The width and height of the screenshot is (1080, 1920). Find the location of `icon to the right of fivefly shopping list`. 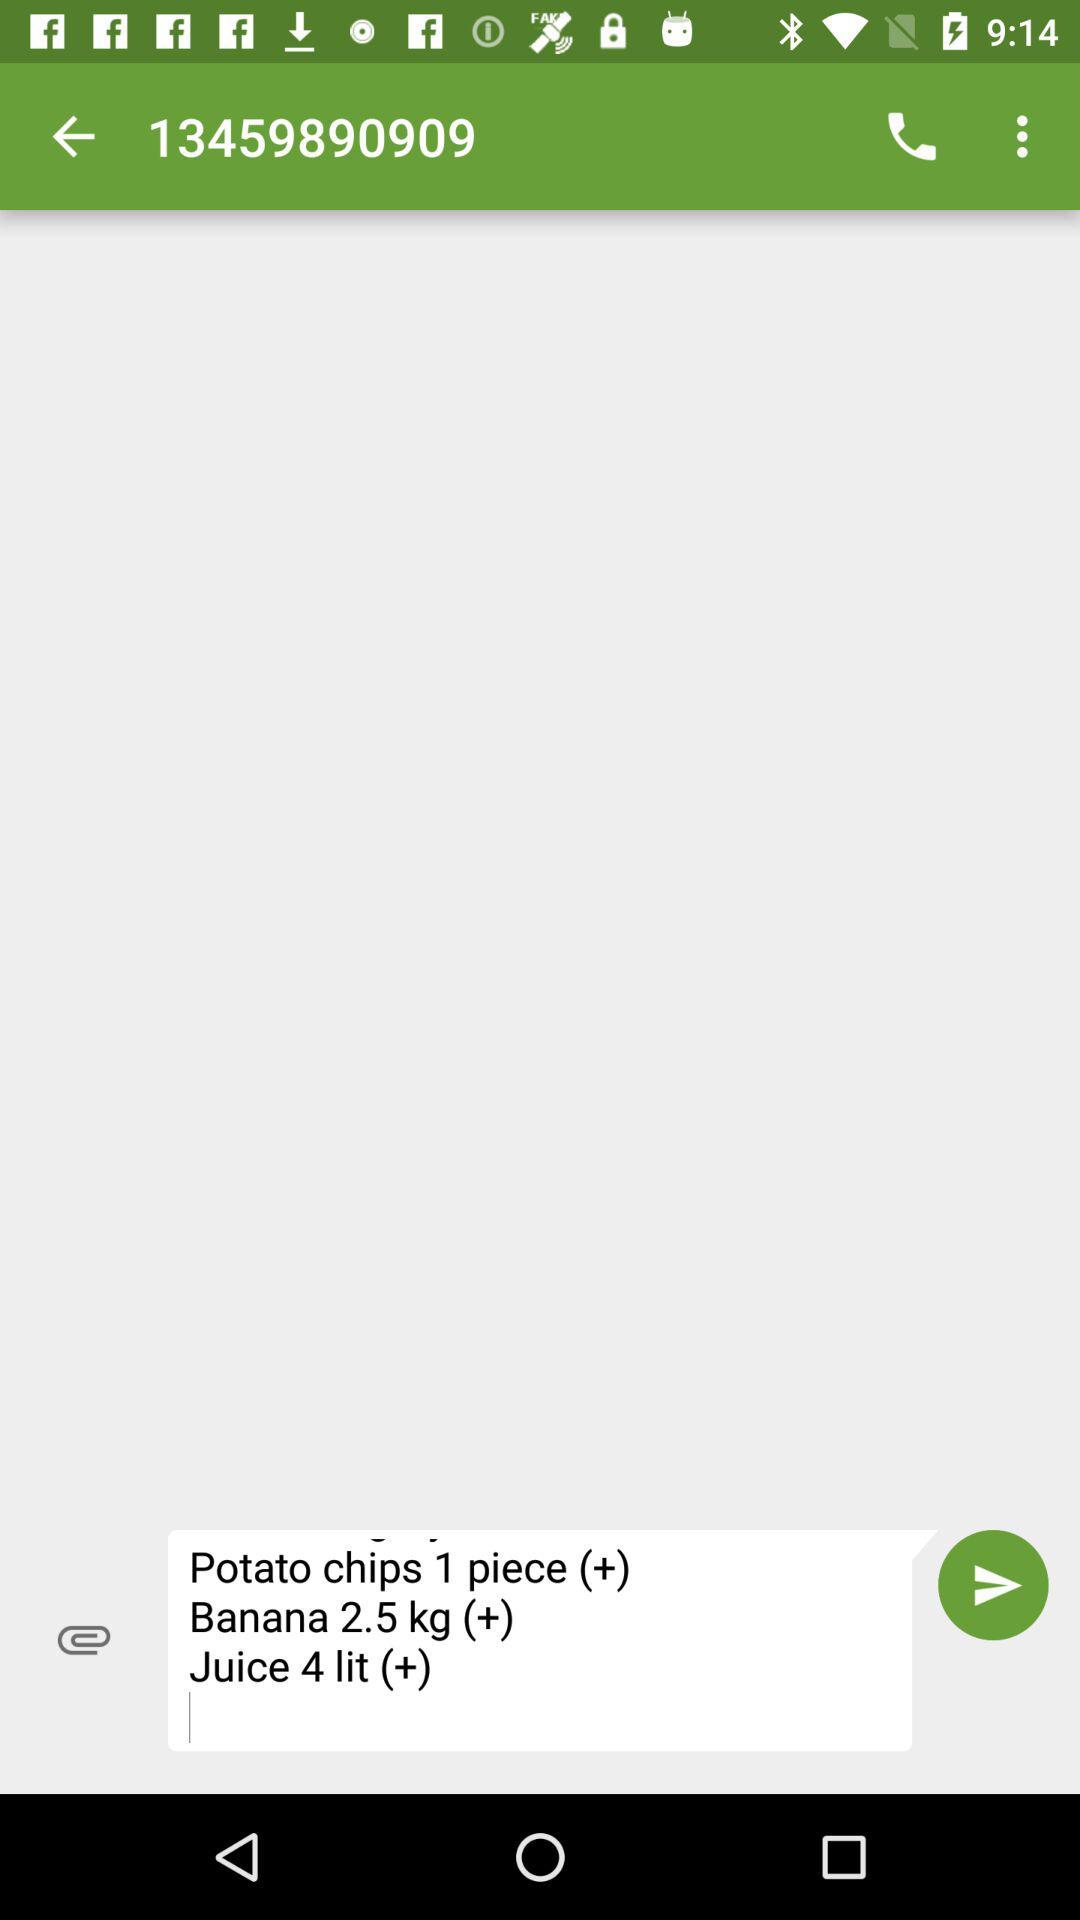

icon to the right of fivefly shopping list is located at coordinates (993, 1584).